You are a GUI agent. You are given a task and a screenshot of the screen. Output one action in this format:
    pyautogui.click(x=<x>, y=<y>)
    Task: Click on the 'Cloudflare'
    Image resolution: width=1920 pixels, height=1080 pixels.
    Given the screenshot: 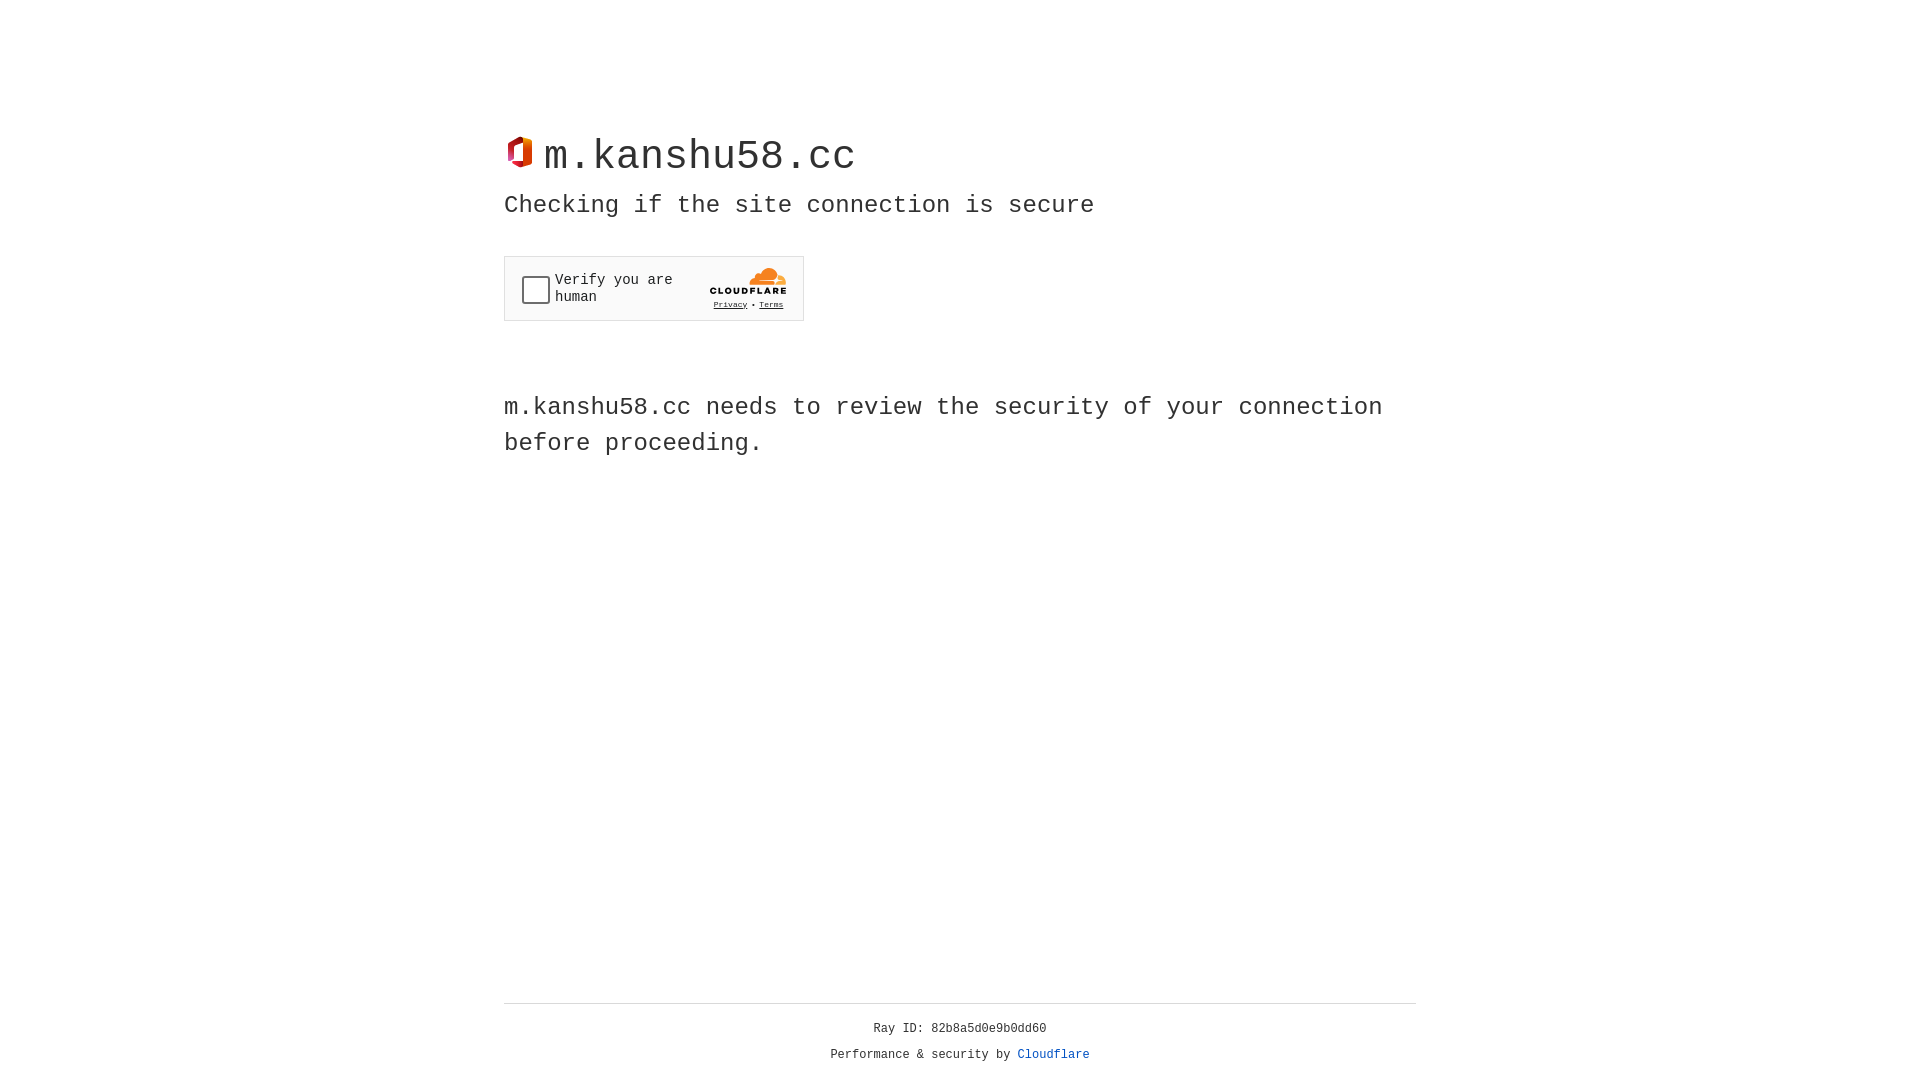 What is the action you would take?
    pyautogui.click(x=1053, y=1054)
    